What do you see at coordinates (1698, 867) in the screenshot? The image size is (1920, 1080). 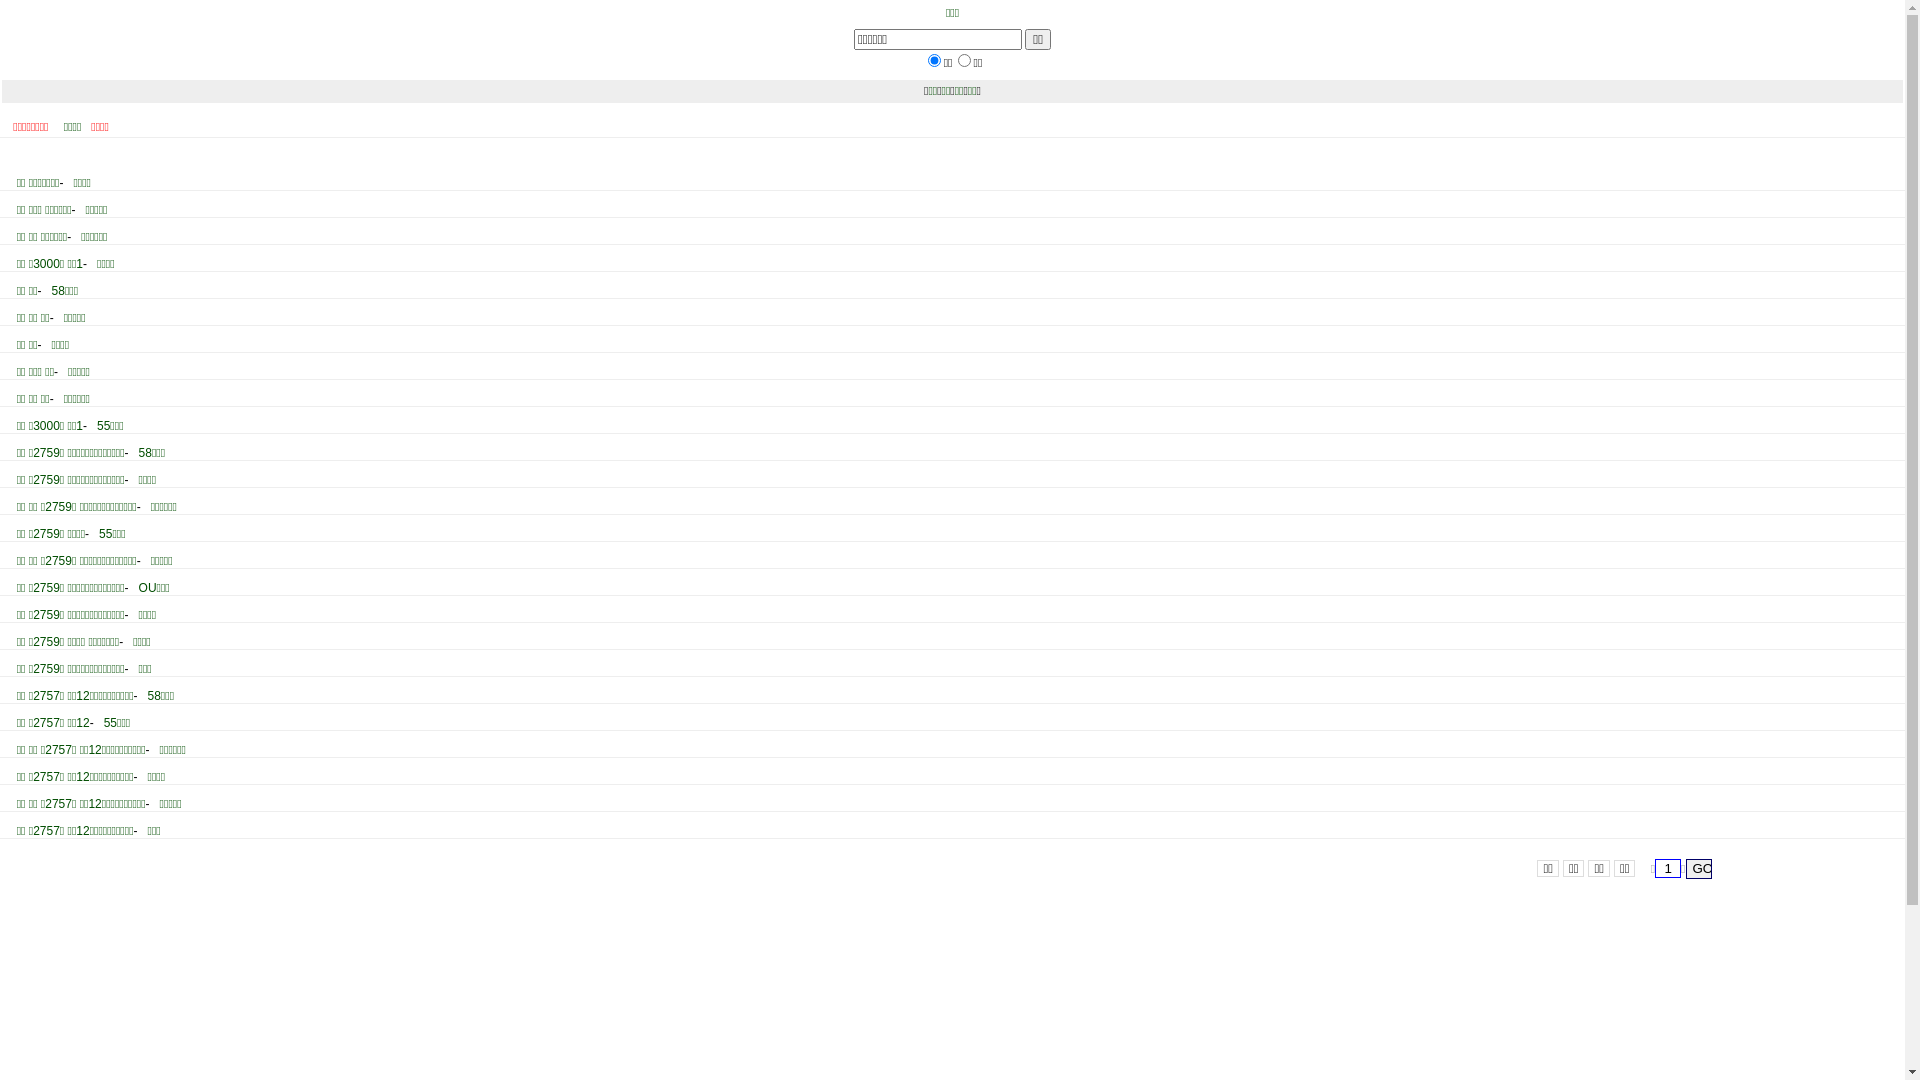 I see `'GO'` at bounding box center [1698, 867].